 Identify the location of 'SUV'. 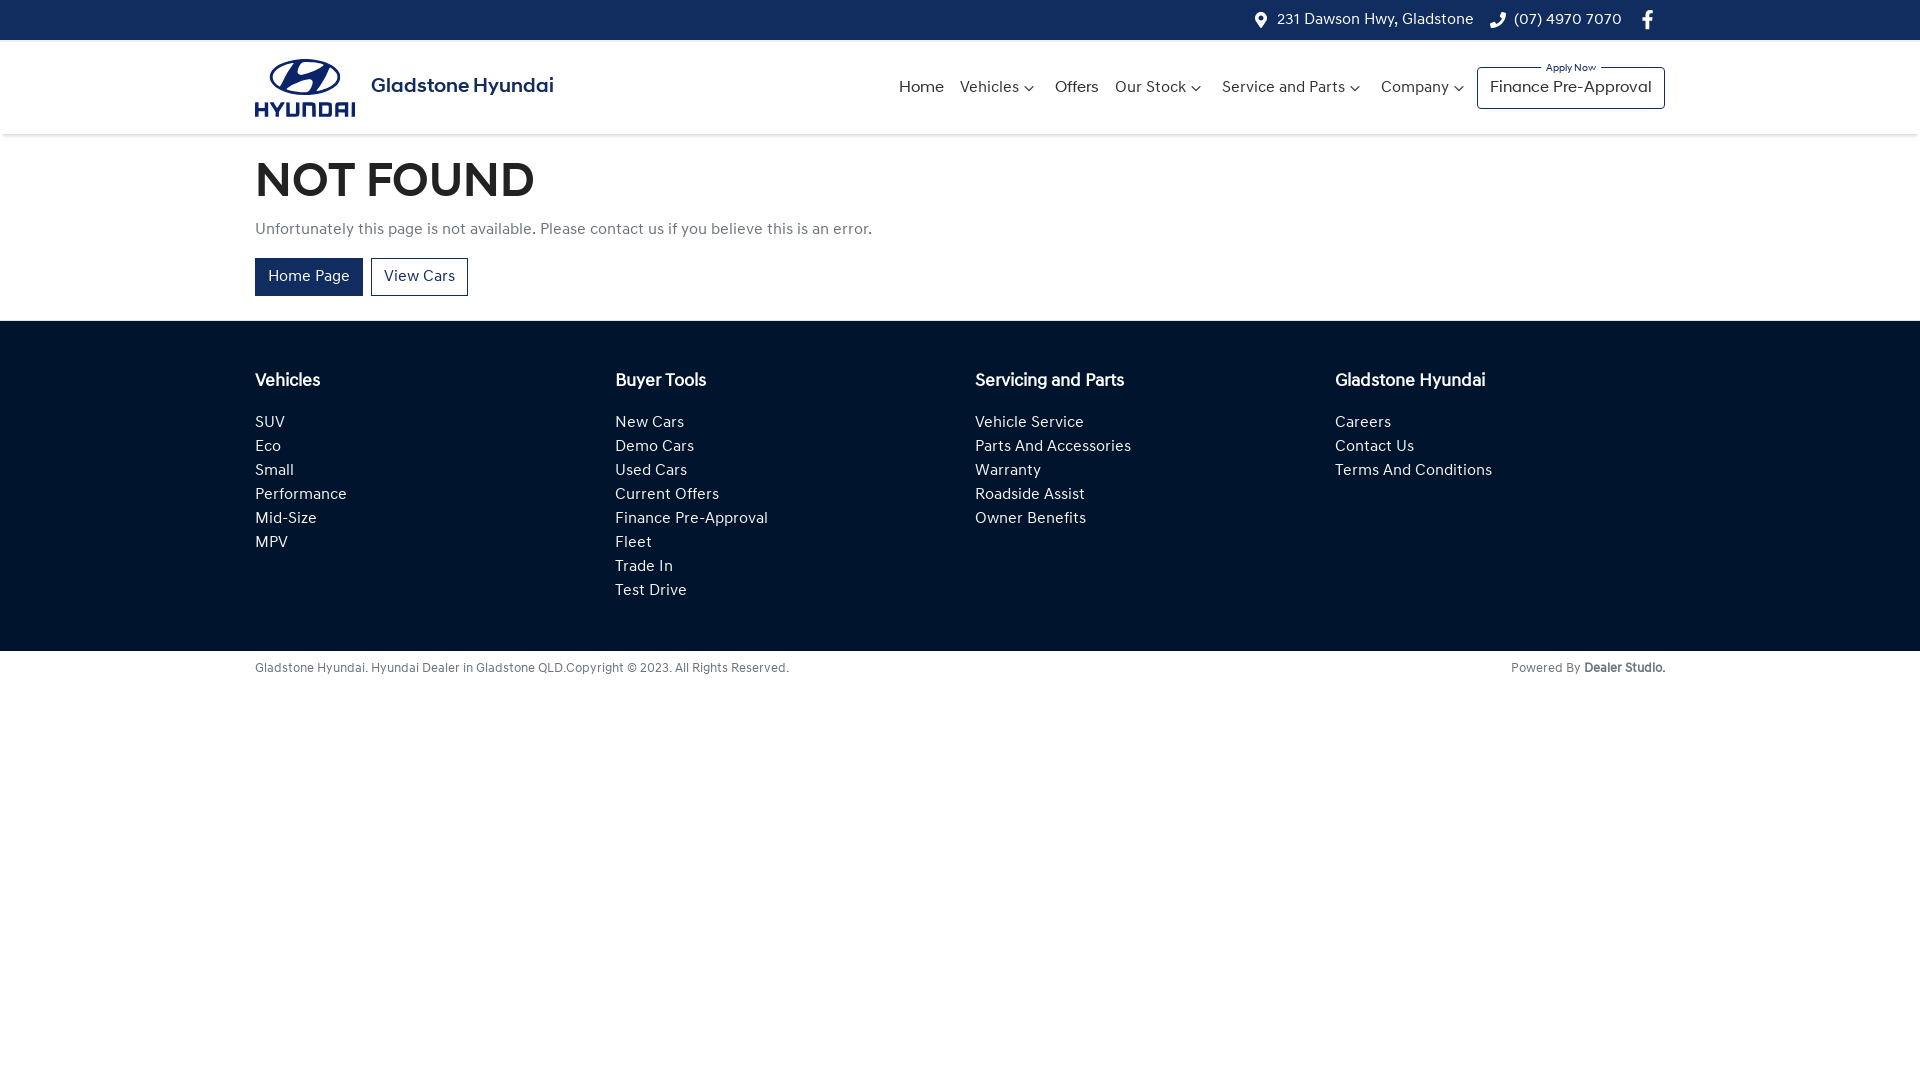
(268, 422).